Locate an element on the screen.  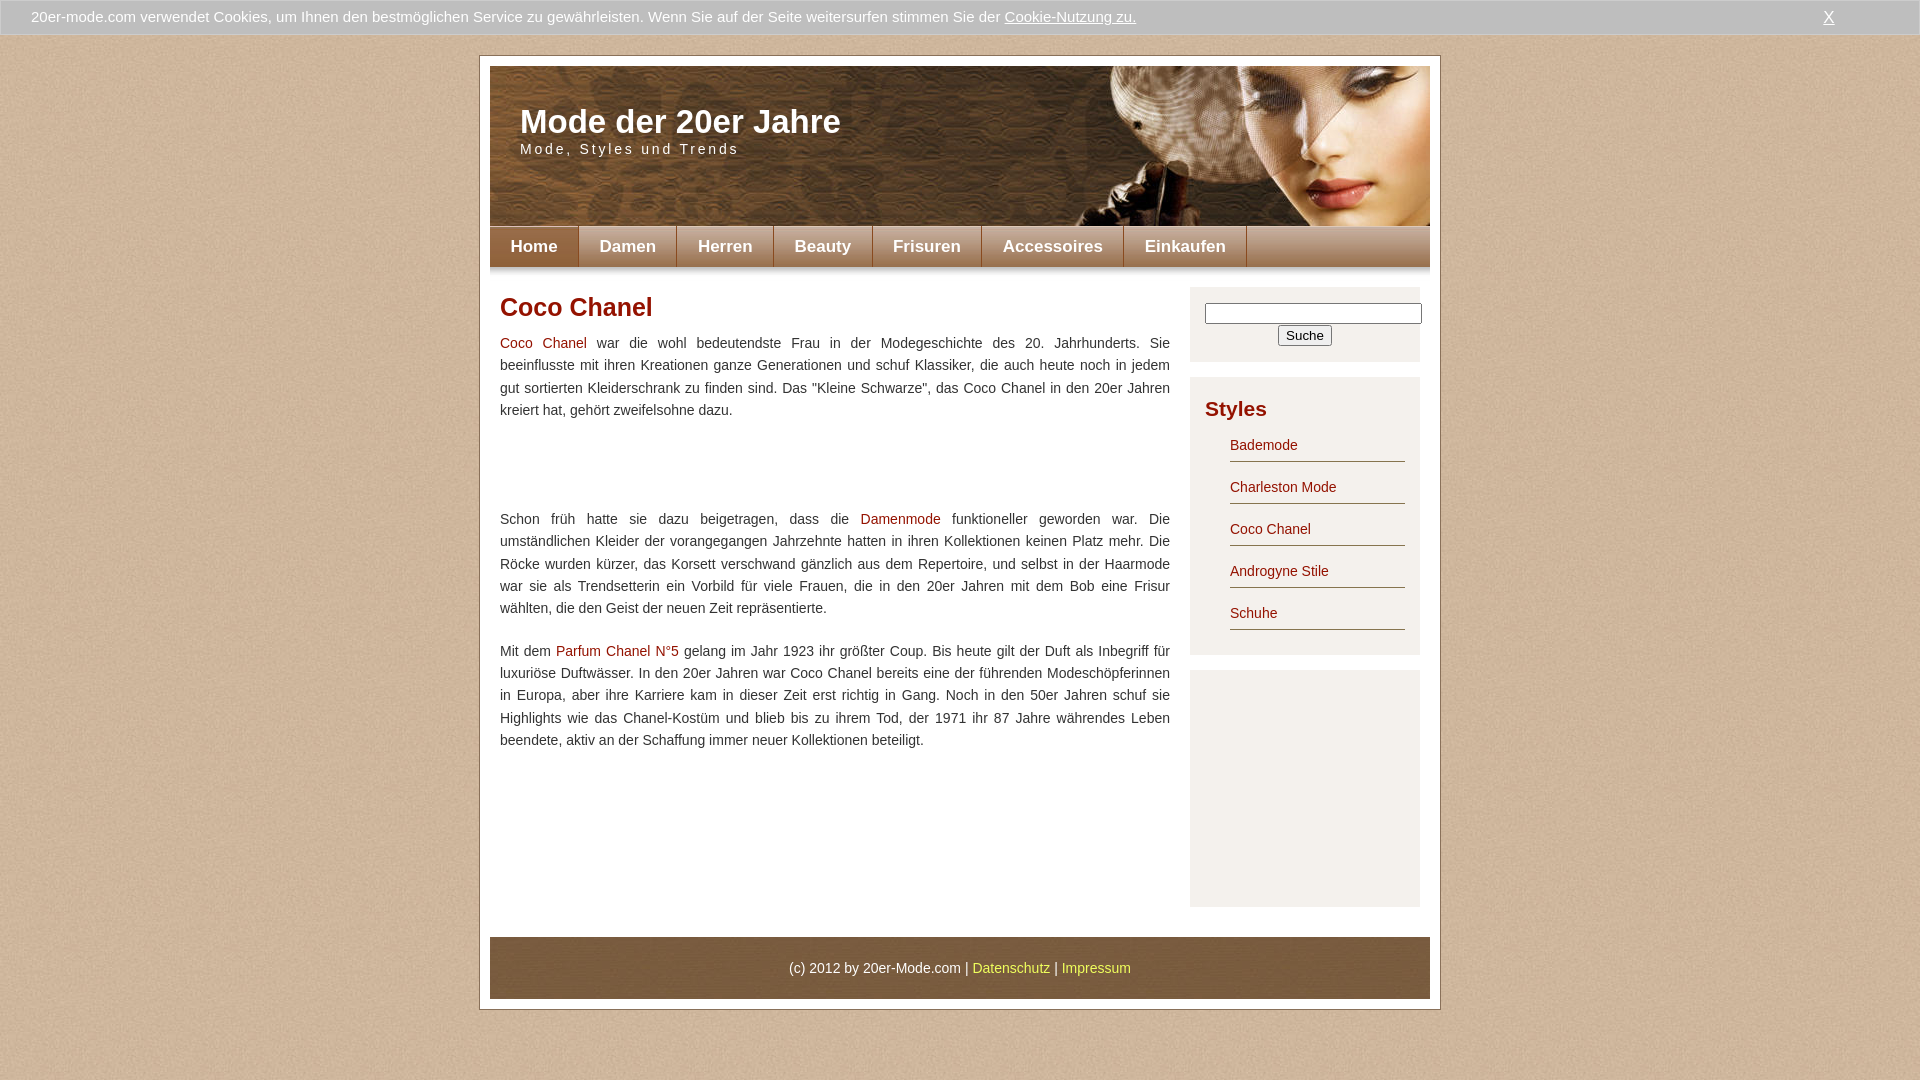
'Cookie-Nutzung zu.' is located at coordinates (1069, 16).